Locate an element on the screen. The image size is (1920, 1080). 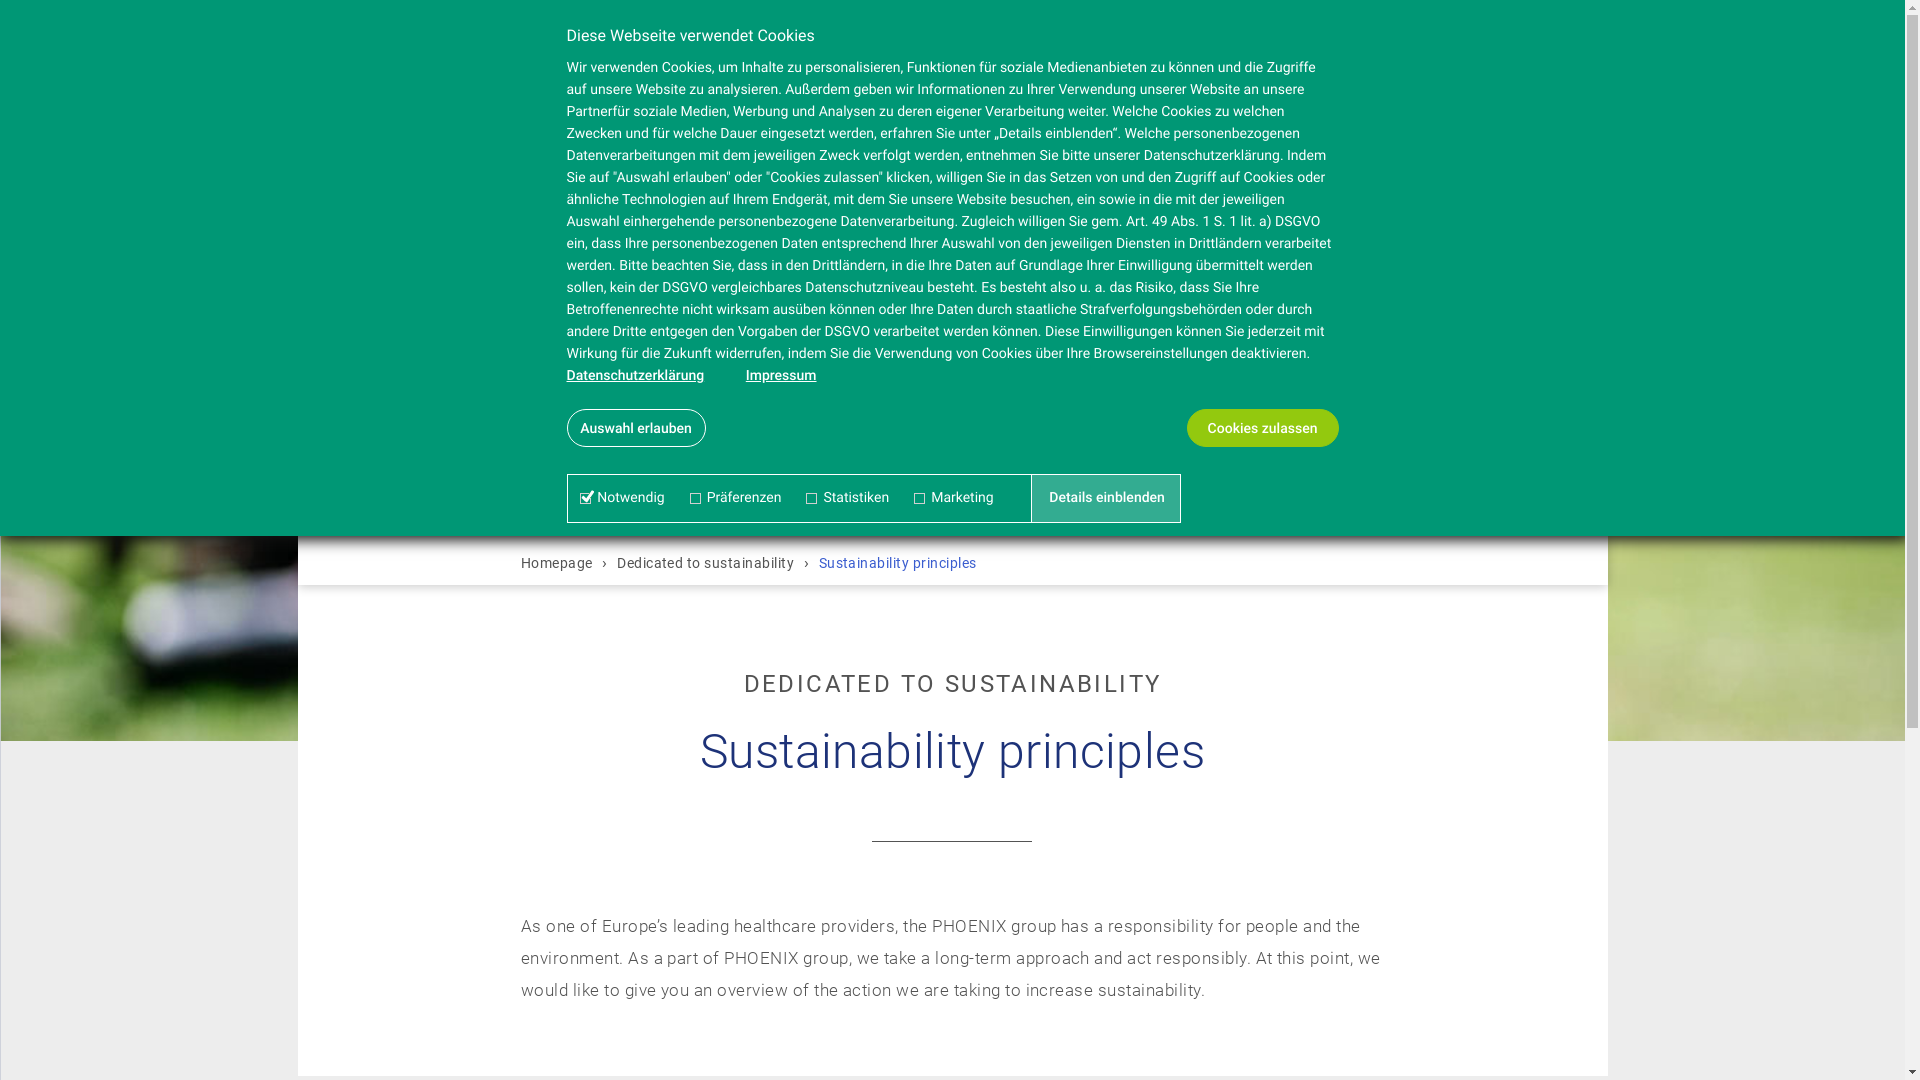
'Sustainability principles' is located at coordinates (896, 563).